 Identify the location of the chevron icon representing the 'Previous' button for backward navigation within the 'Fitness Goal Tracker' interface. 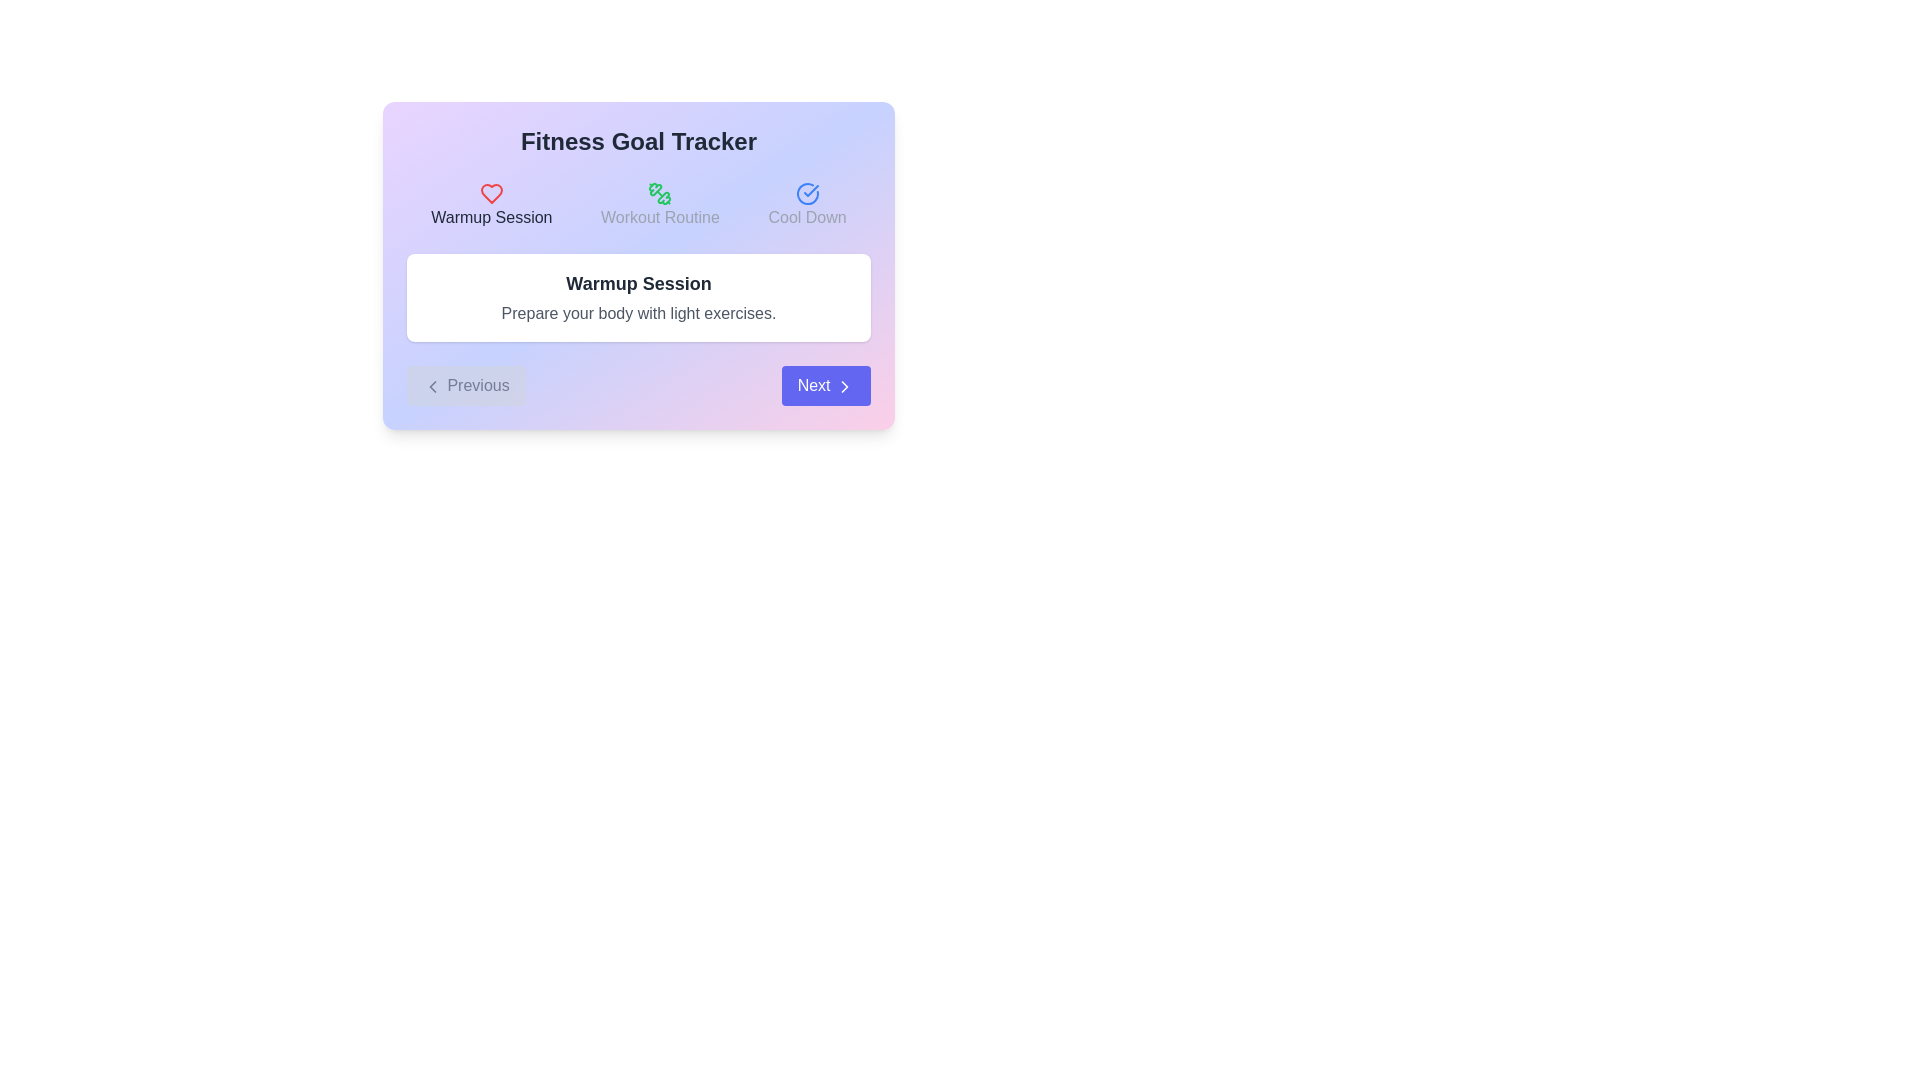
(431, 385).